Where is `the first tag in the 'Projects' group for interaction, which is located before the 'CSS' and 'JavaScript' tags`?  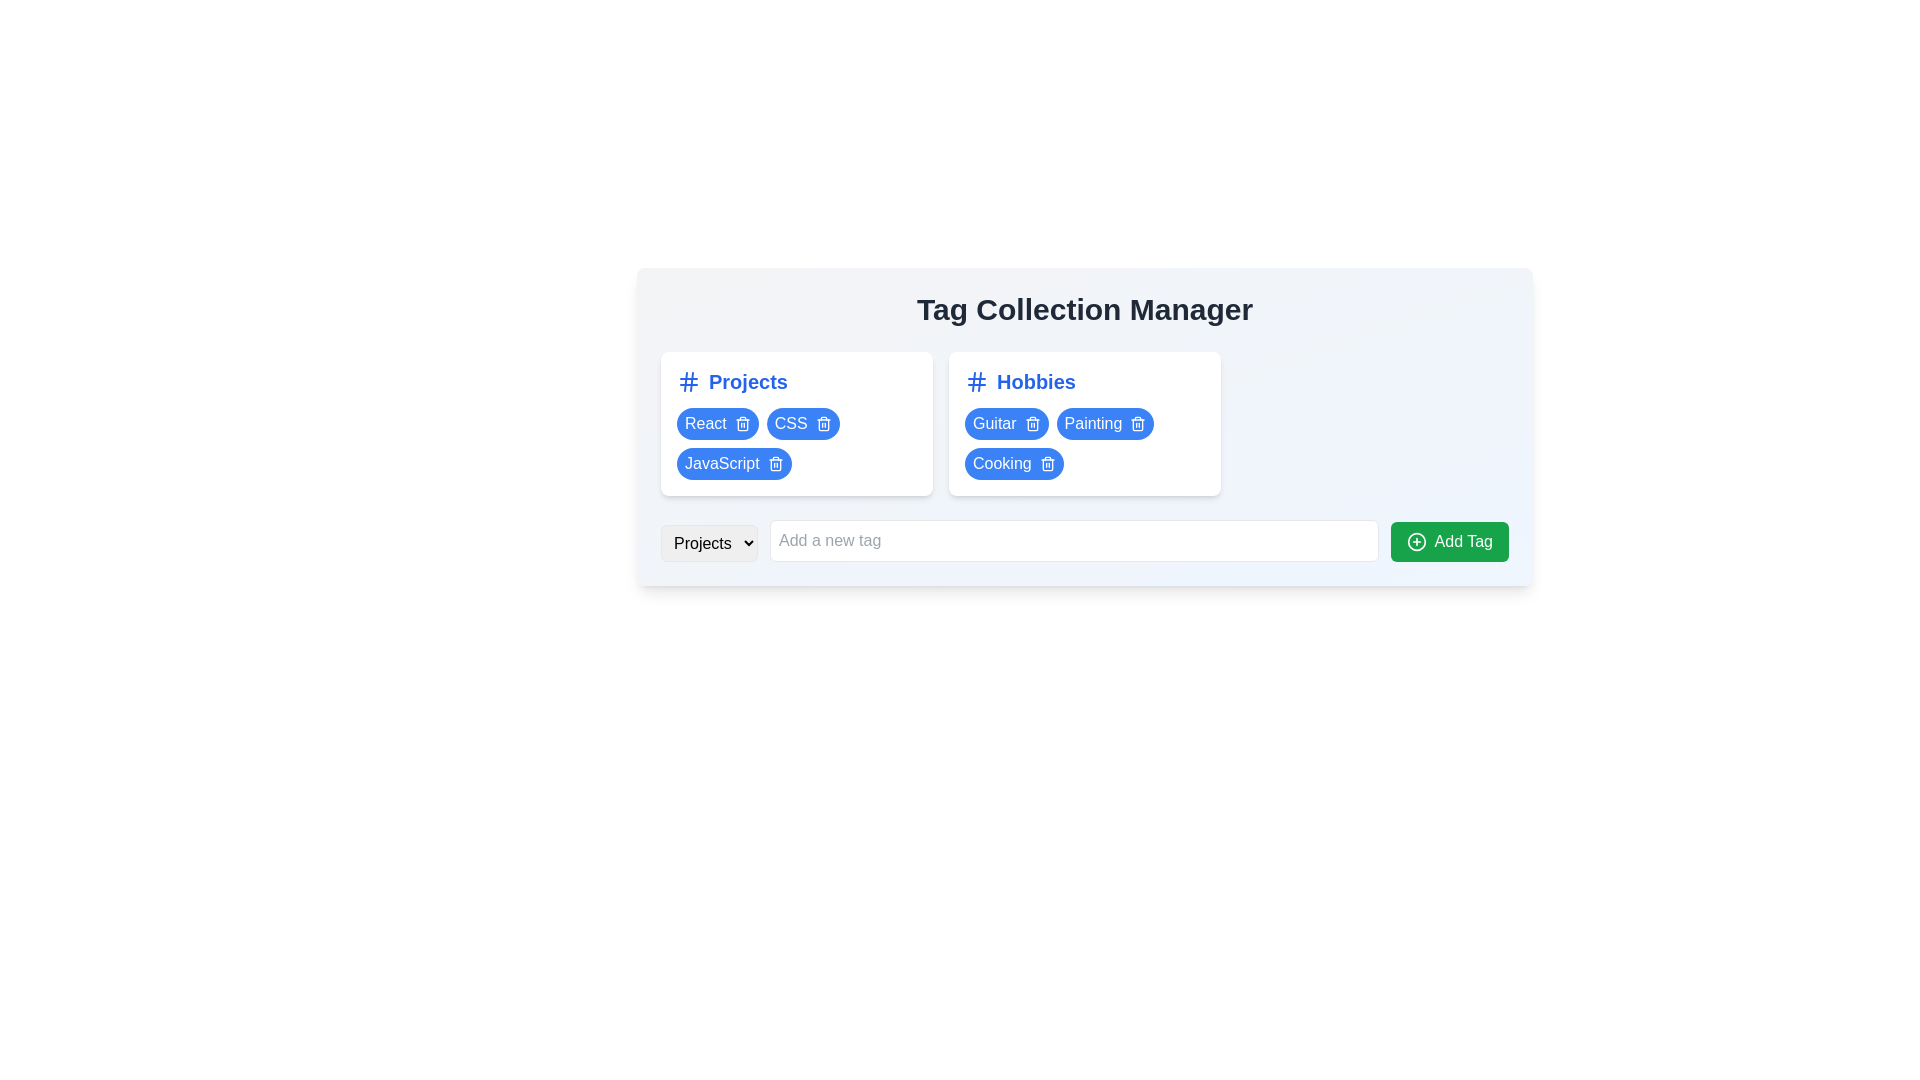 the first tag in the 'Projects' group for interaction, which is located before the 'CSS' and 'JavaScript' tags is located at coordinates (717, 423).